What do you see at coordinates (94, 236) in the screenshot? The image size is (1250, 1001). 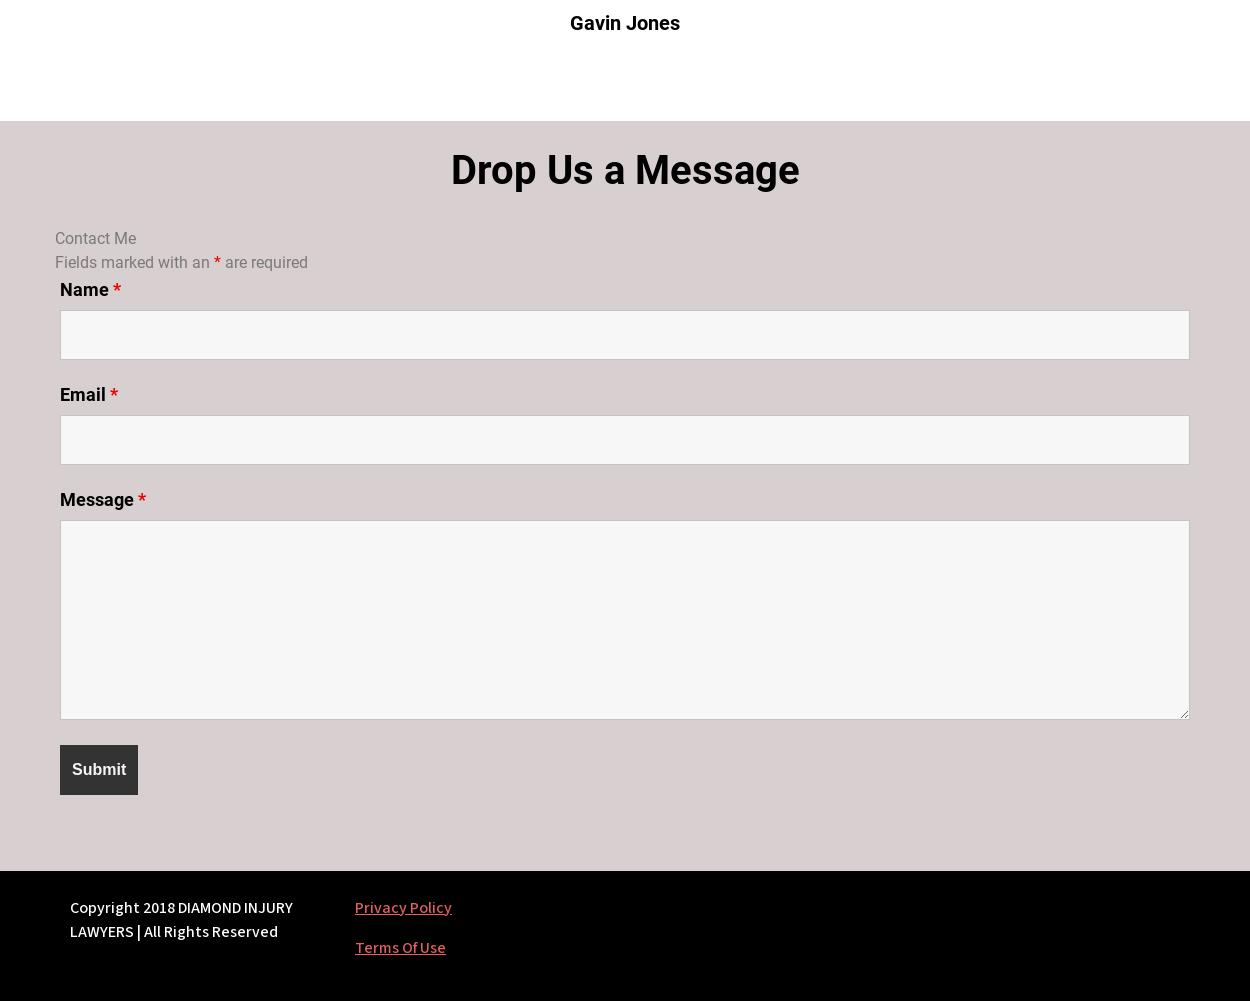 I see `'Contact Me'` at bounding box center [94, 236].